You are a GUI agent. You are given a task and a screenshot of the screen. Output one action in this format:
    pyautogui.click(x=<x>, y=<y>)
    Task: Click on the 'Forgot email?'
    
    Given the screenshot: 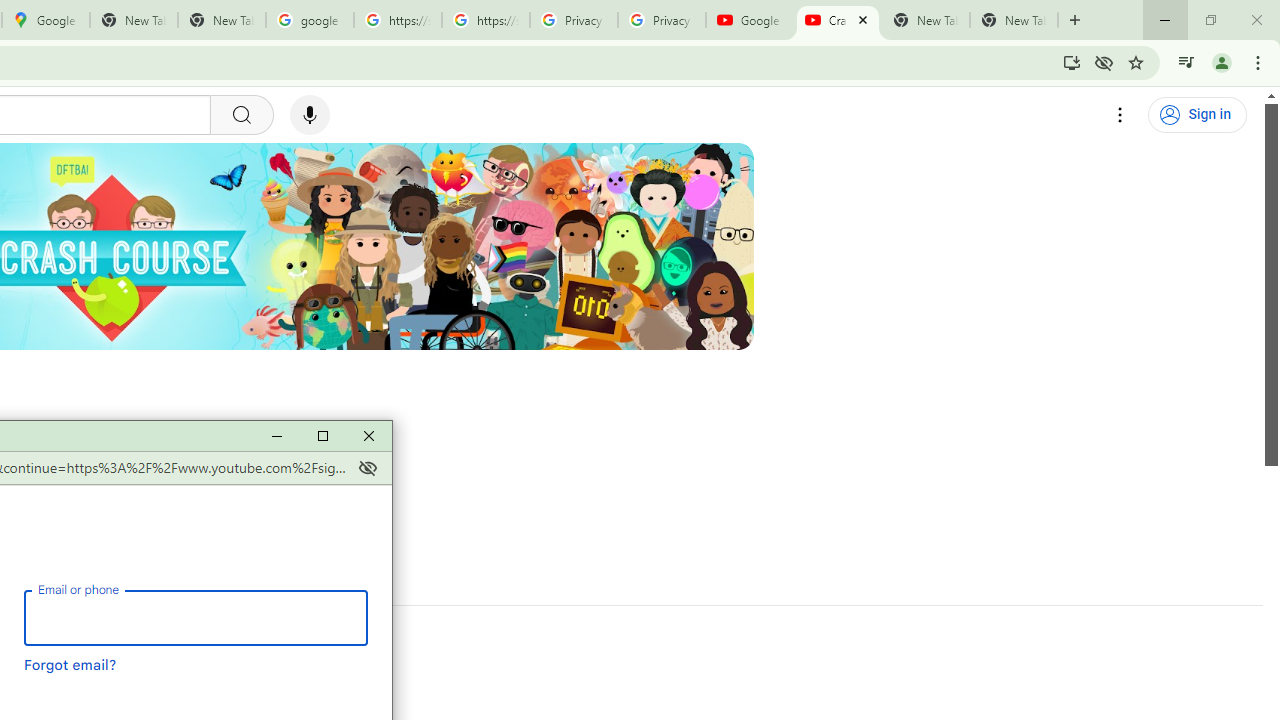 What is the action you would take?
    pyautogui.click(x=70, y=664)
    